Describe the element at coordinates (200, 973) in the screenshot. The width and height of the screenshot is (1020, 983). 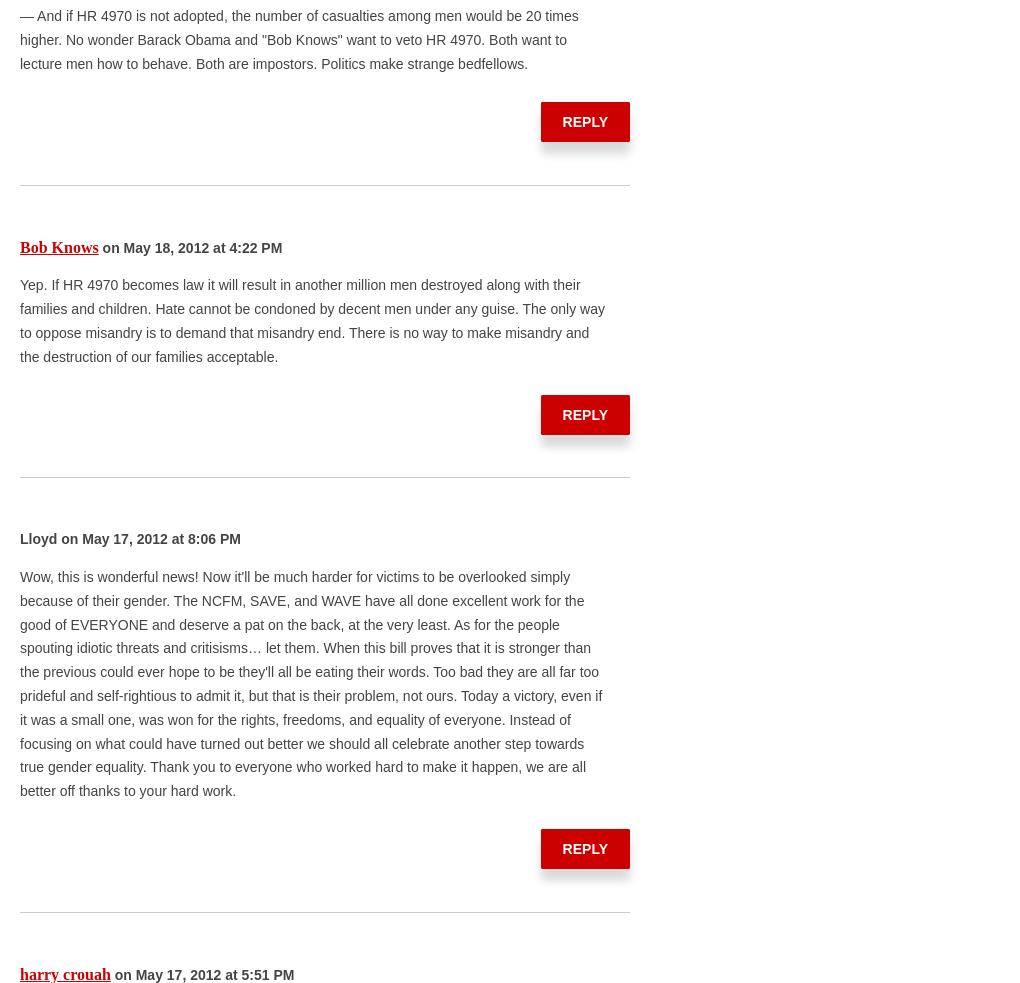
I see `'on May 17, 2012 at 5:51 PM'` at that location.